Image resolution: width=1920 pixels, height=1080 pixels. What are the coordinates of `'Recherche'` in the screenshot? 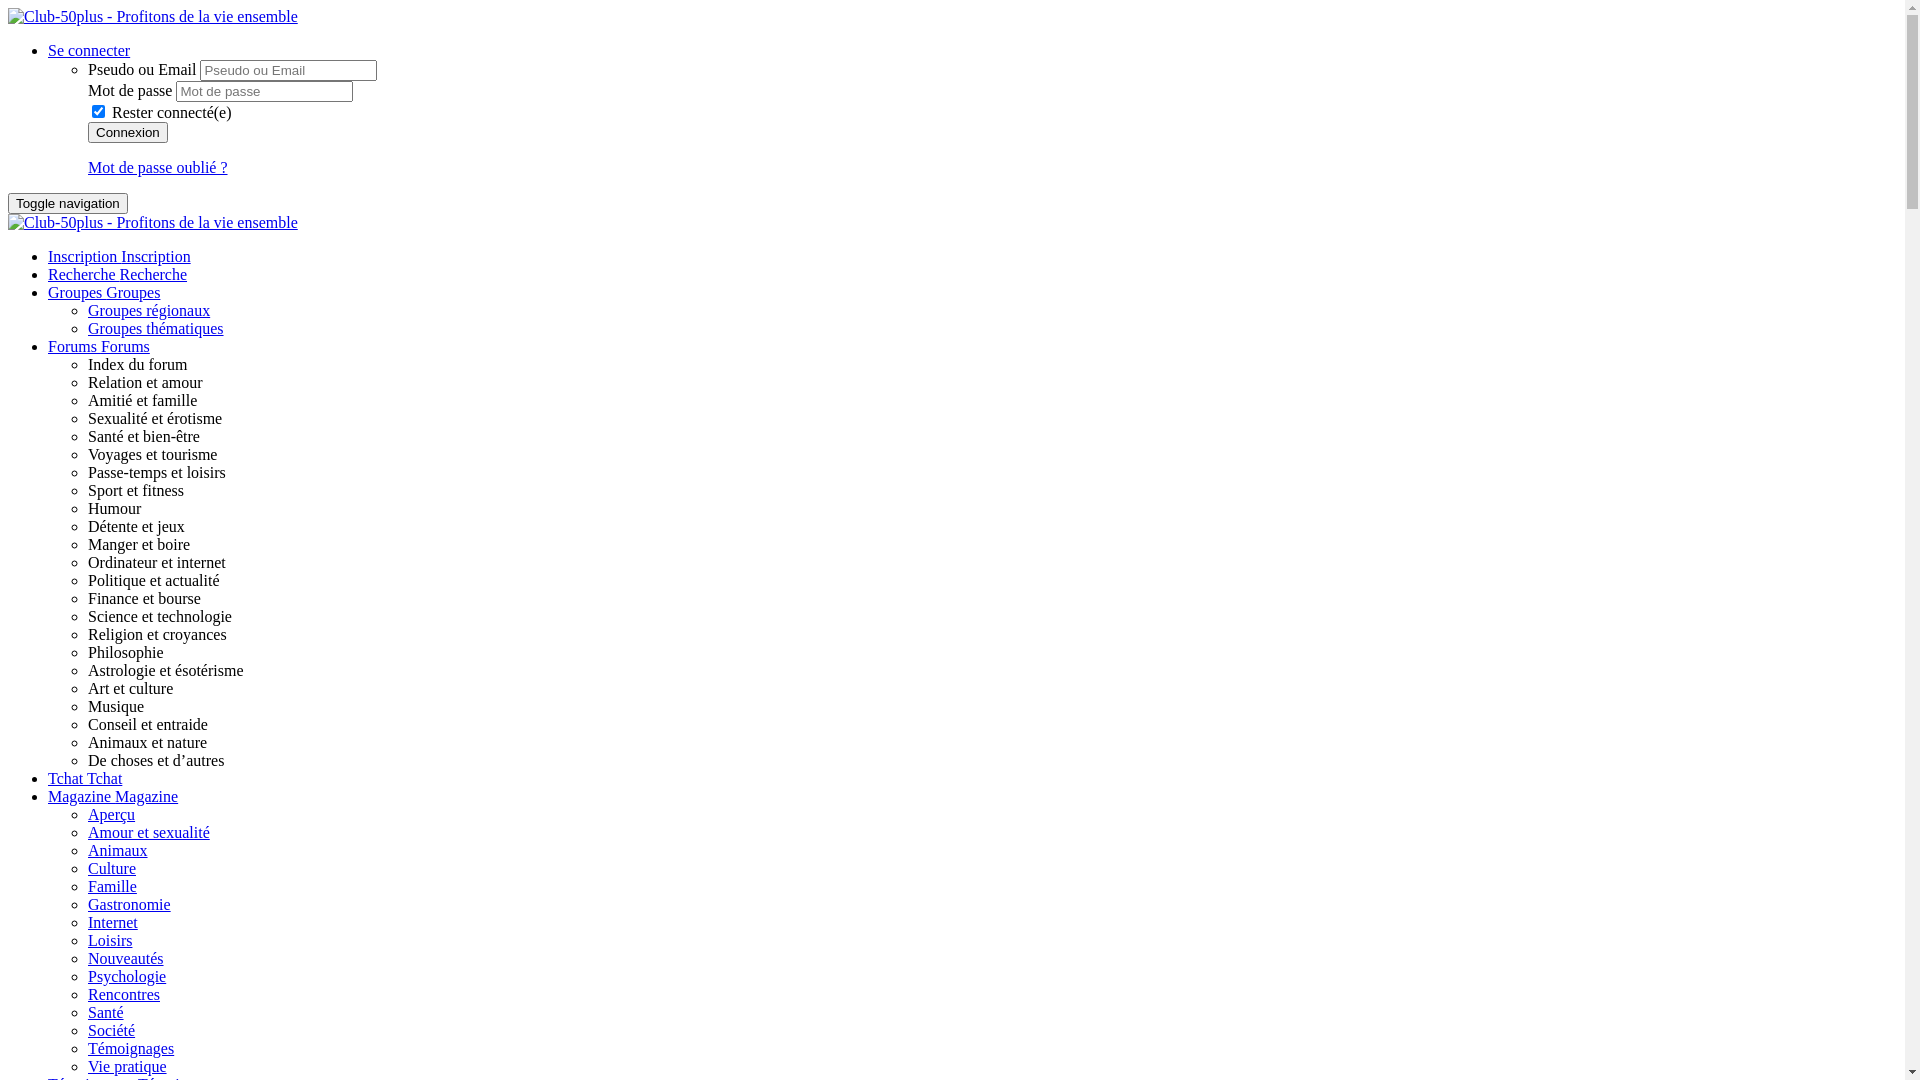 It's located at (82, 274).